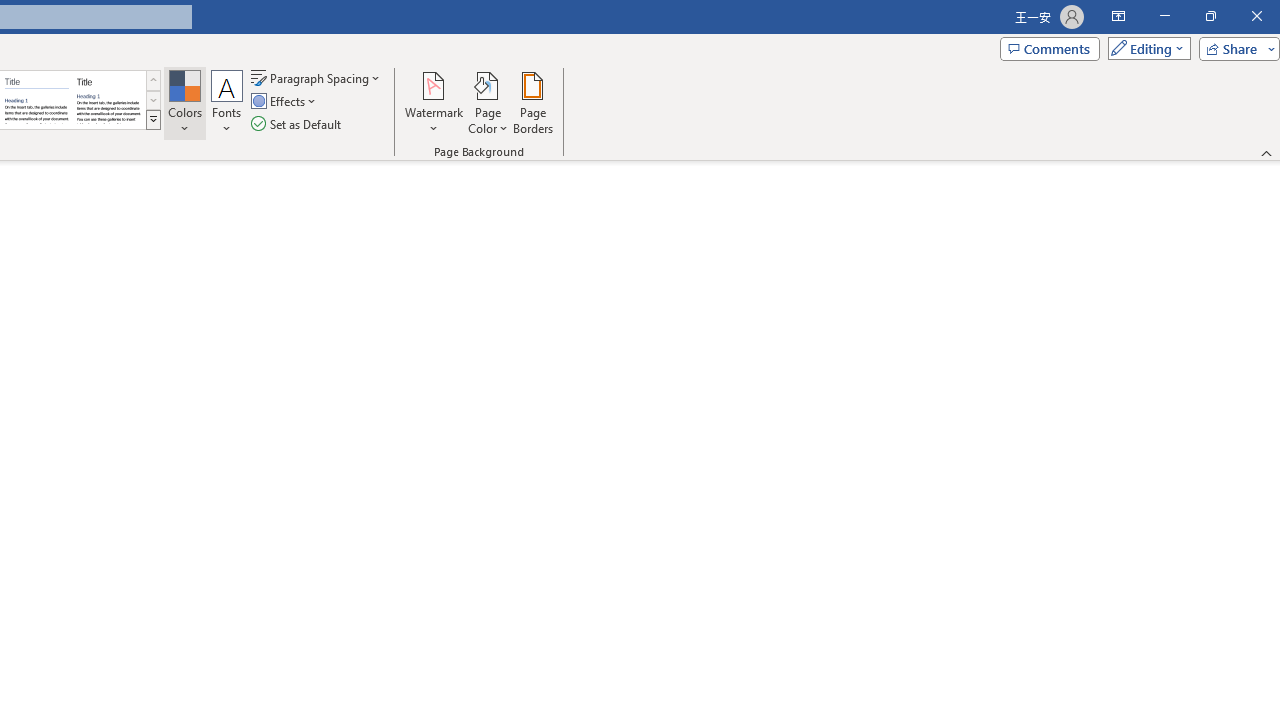 The height and width of the screenshot is (720, 1280). What do you see at coordinates (1144, 47) in the screenshot?
I see `'Editing'` at bounding box center [1144, 47].